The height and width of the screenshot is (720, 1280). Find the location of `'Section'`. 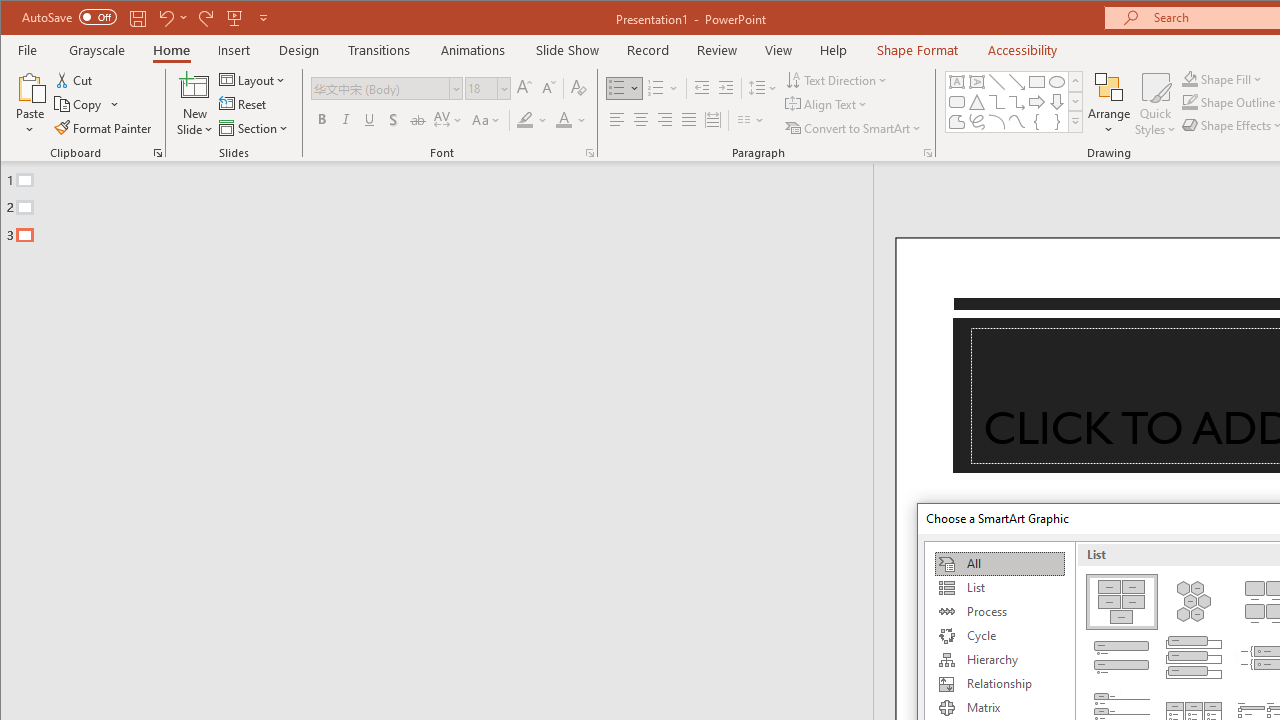

'Section' is located at coordinates (254, 128).